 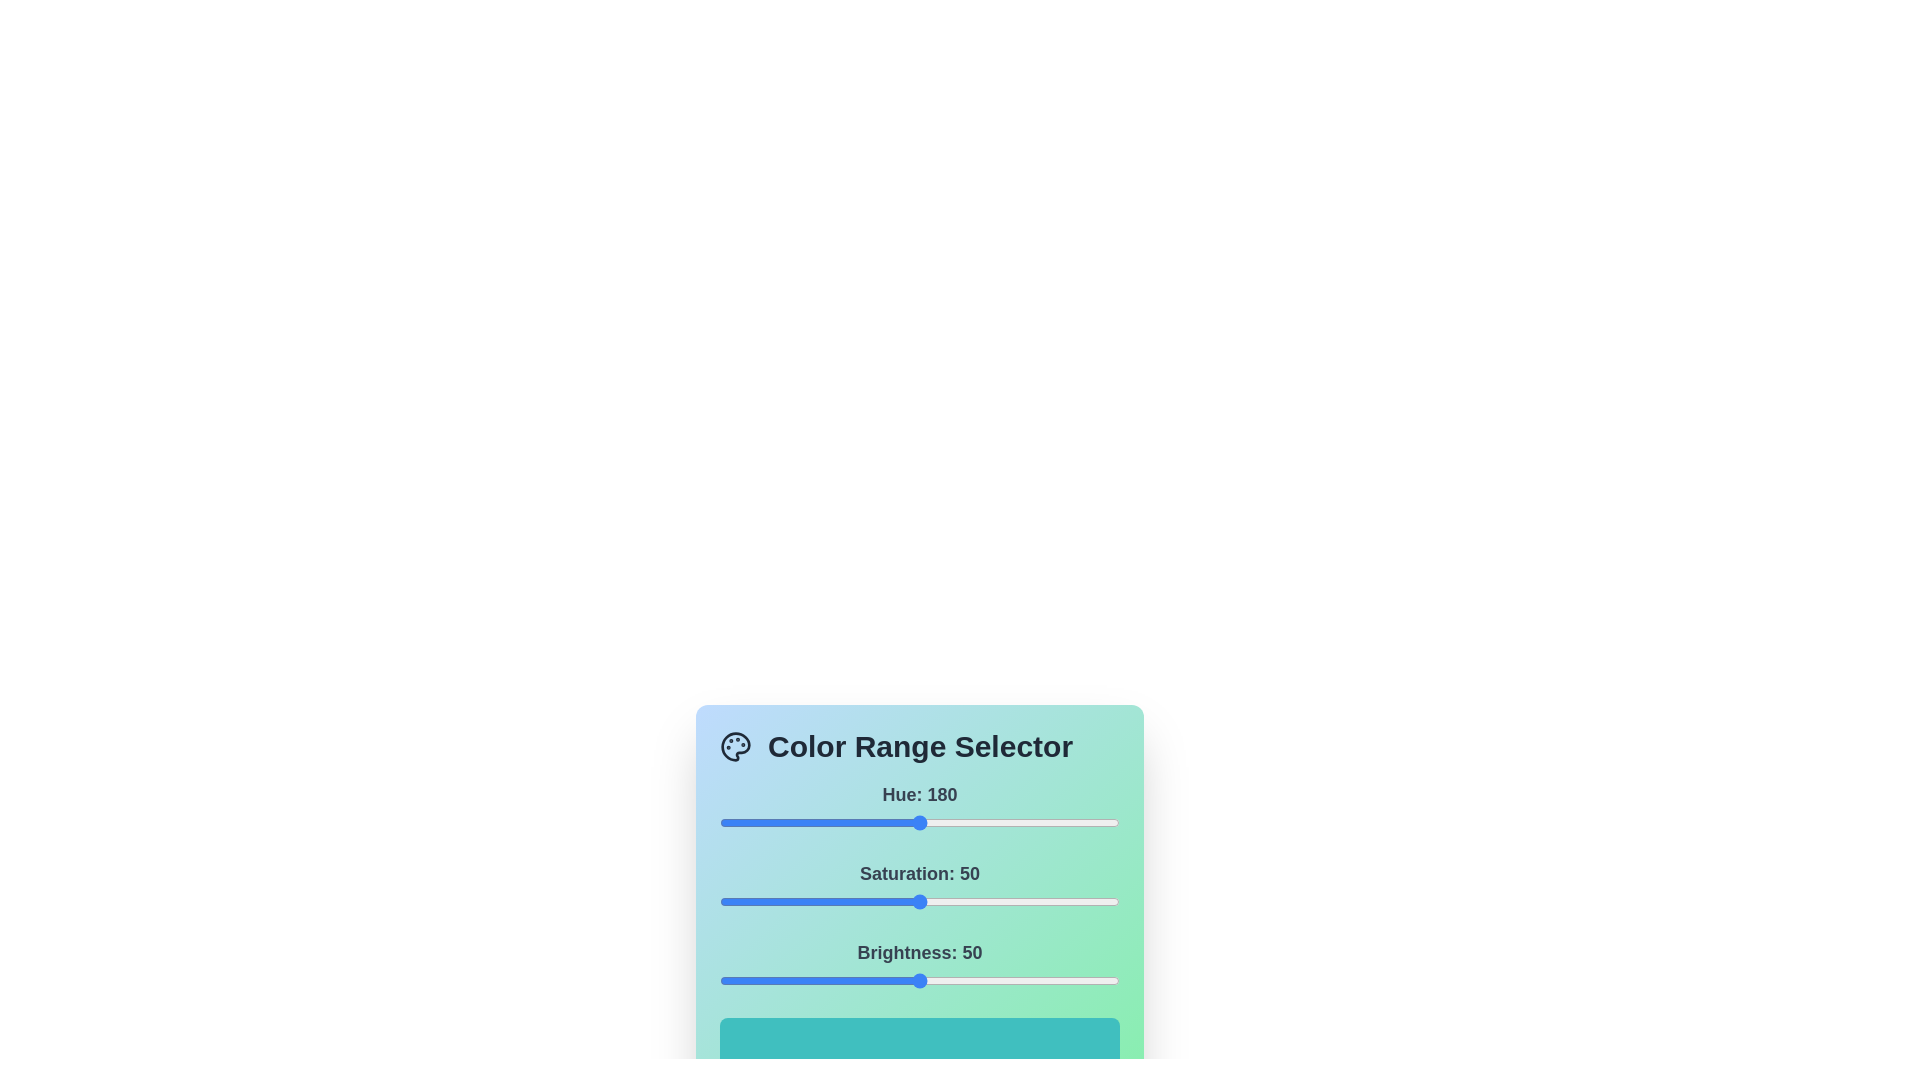 I want to click on the 1 slider to 75, so click(x=1019, y=902).